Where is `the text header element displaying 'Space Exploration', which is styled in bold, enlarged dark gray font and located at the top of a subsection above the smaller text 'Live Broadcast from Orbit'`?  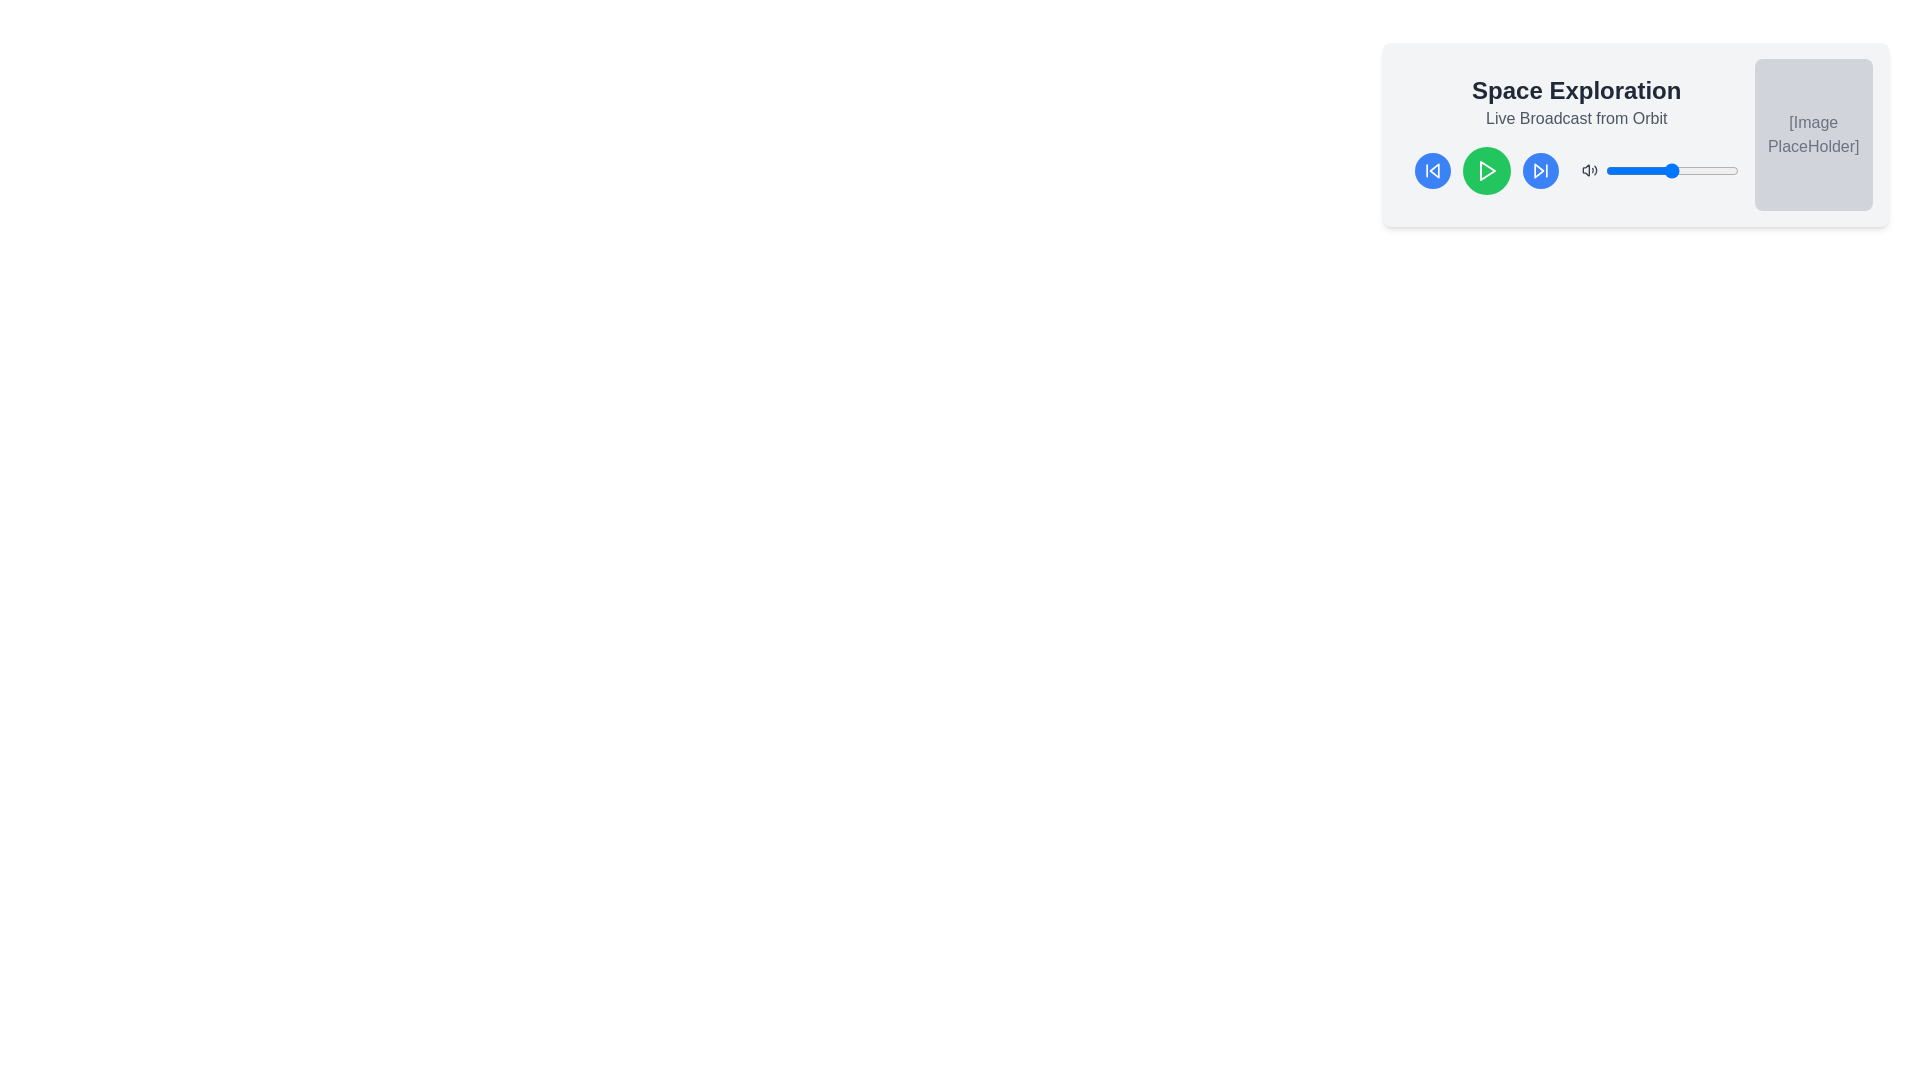 the text header element displaying 'Space Exploration', which is styled in bold, enlarged dark gray font and located at the top of a subsection above the smaller text 'Live Broadcast from Orbit' is located at coordinates (1575, 91).